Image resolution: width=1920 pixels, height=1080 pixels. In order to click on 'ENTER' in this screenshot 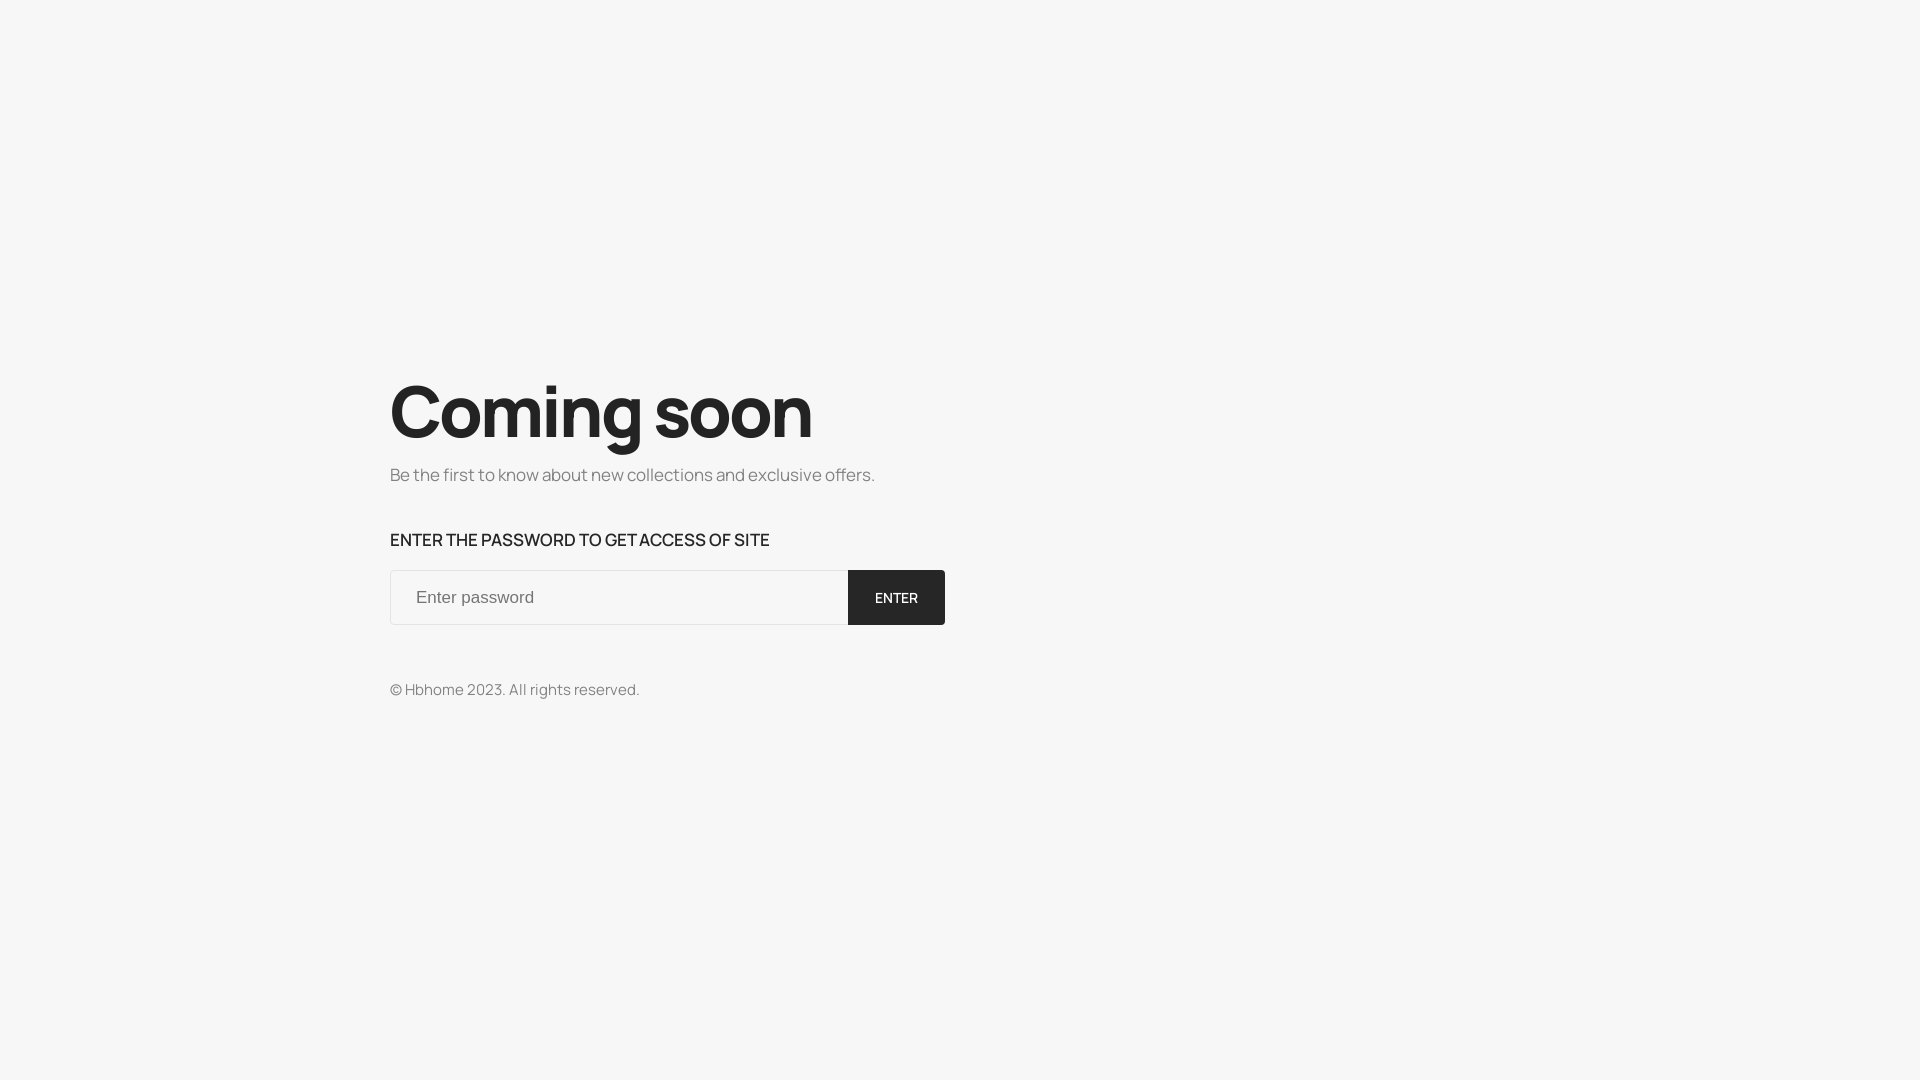, I will do `click(895, 596)`.